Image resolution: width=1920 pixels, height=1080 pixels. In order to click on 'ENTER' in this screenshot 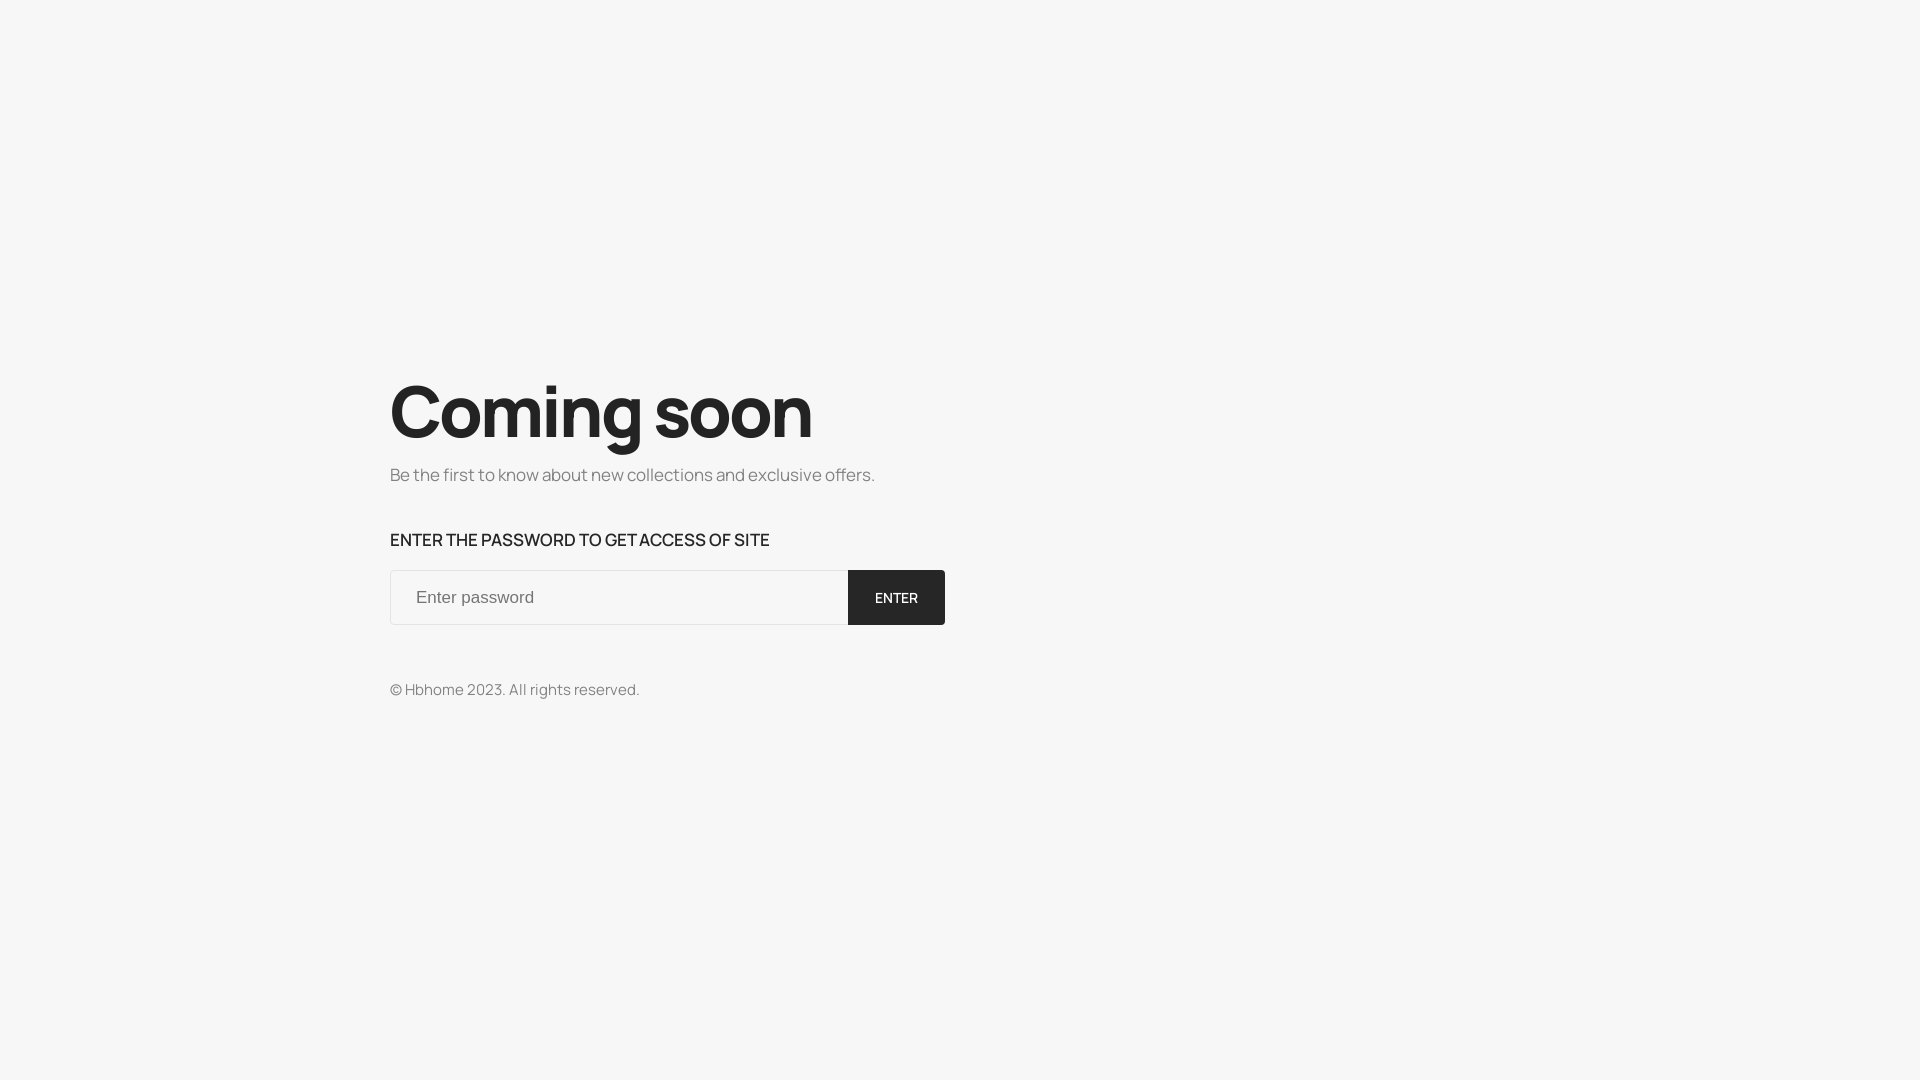, I will do `click(895, 596)`.